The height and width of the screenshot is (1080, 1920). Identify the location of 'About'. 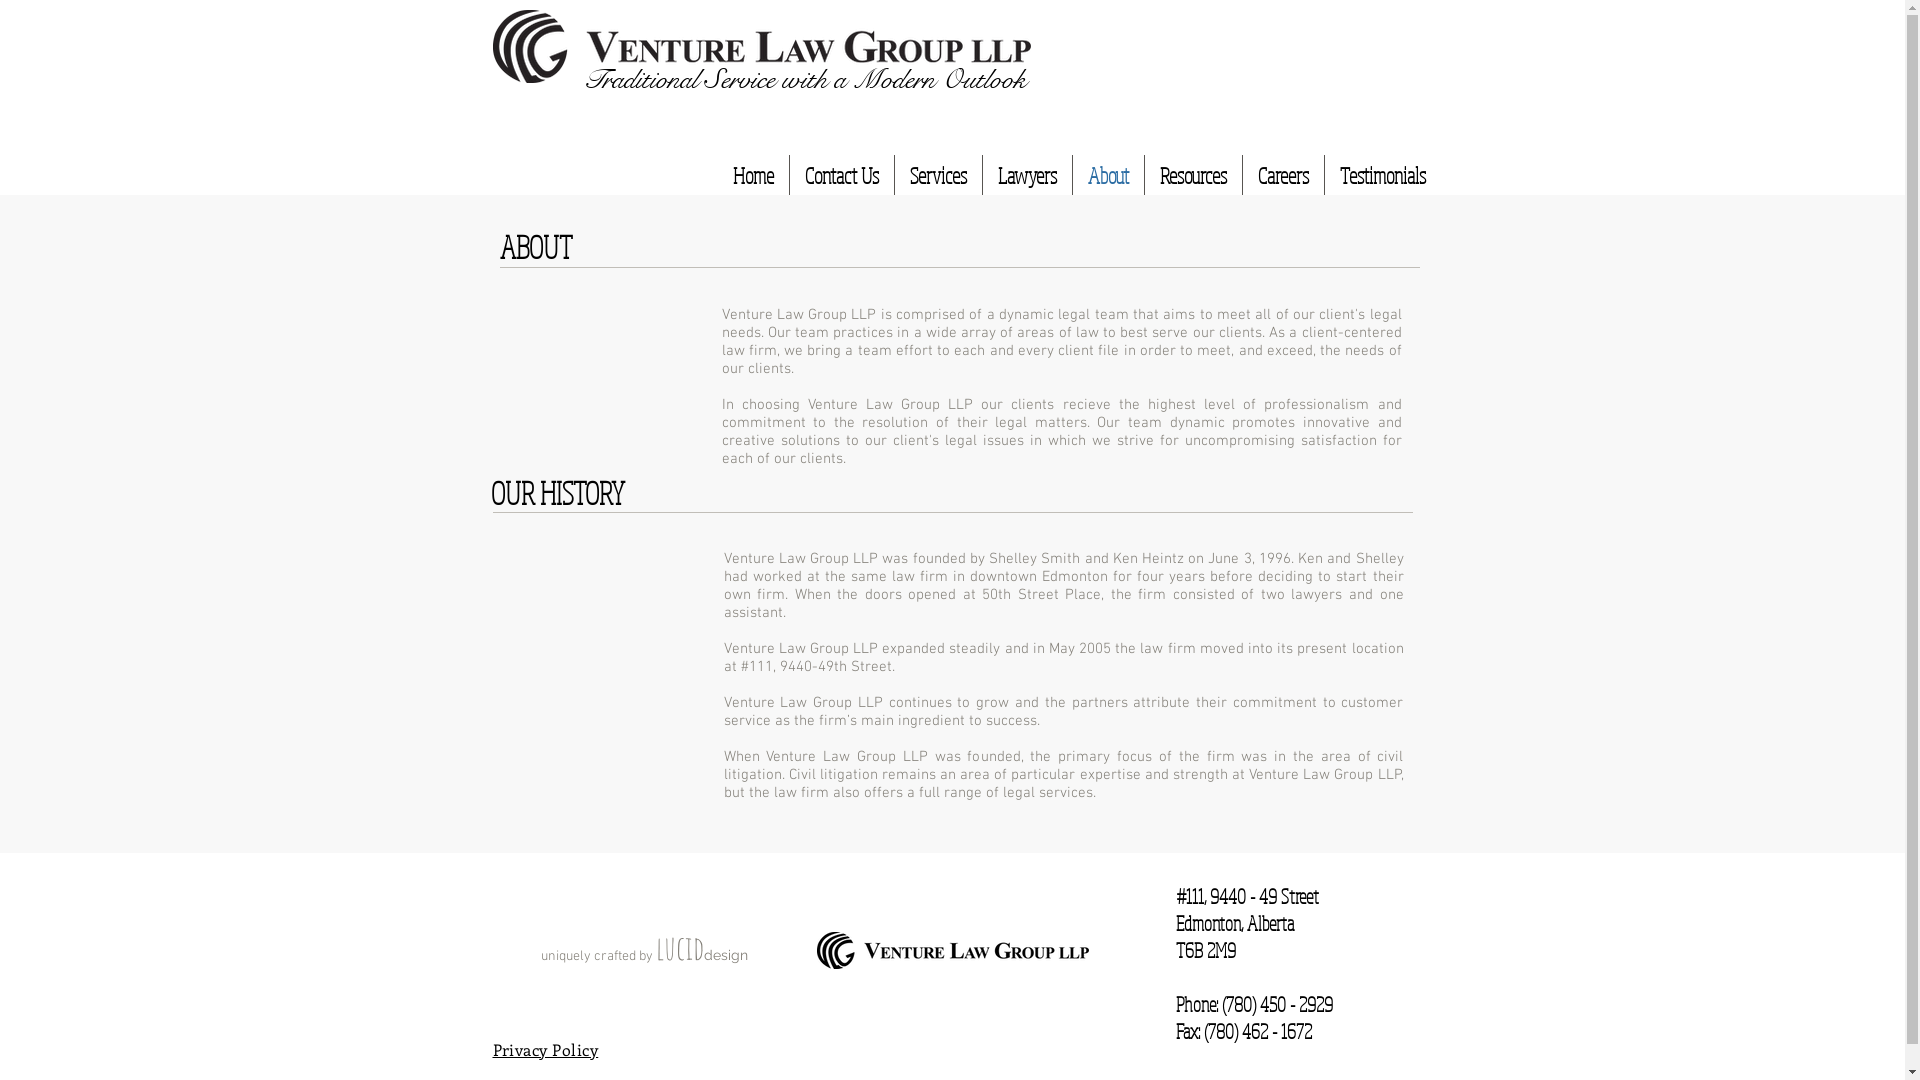
(1070, 173).